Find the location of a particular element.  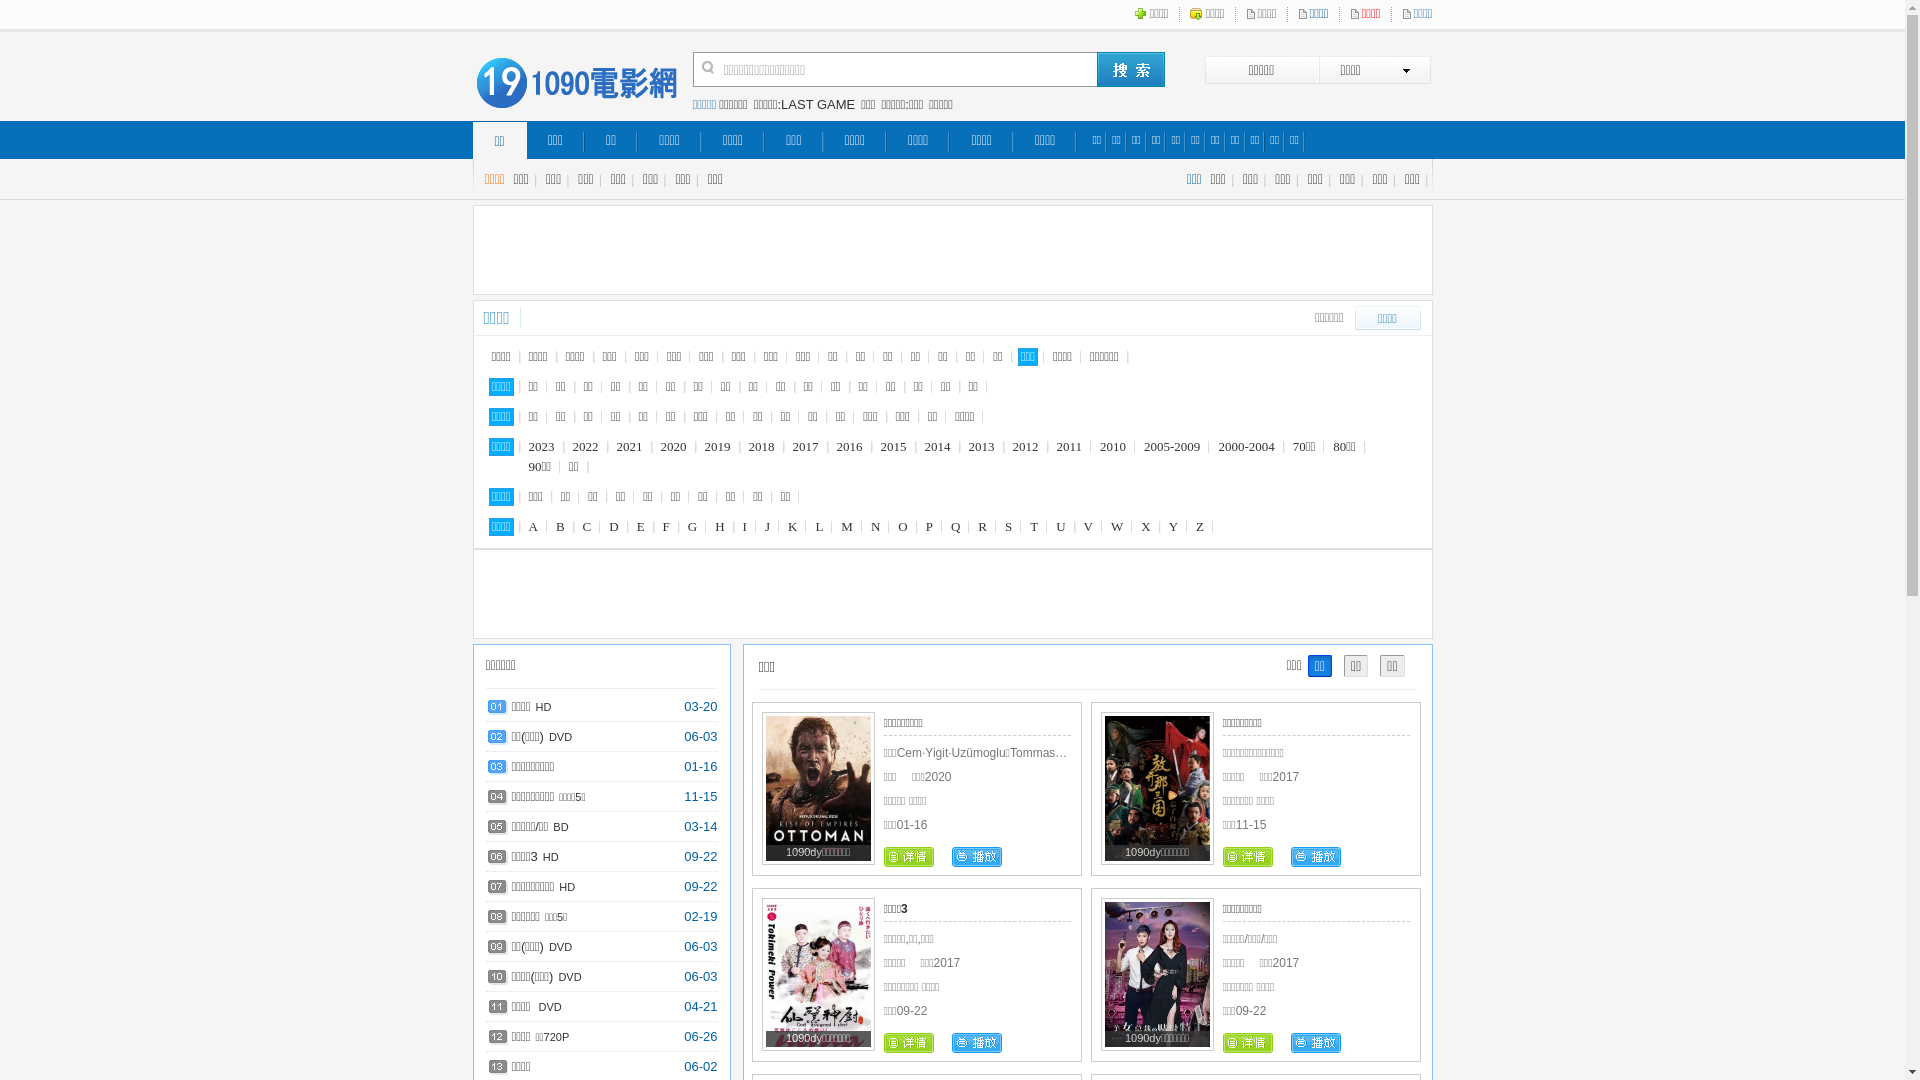

'U' is located at coordinates (1059, 526).